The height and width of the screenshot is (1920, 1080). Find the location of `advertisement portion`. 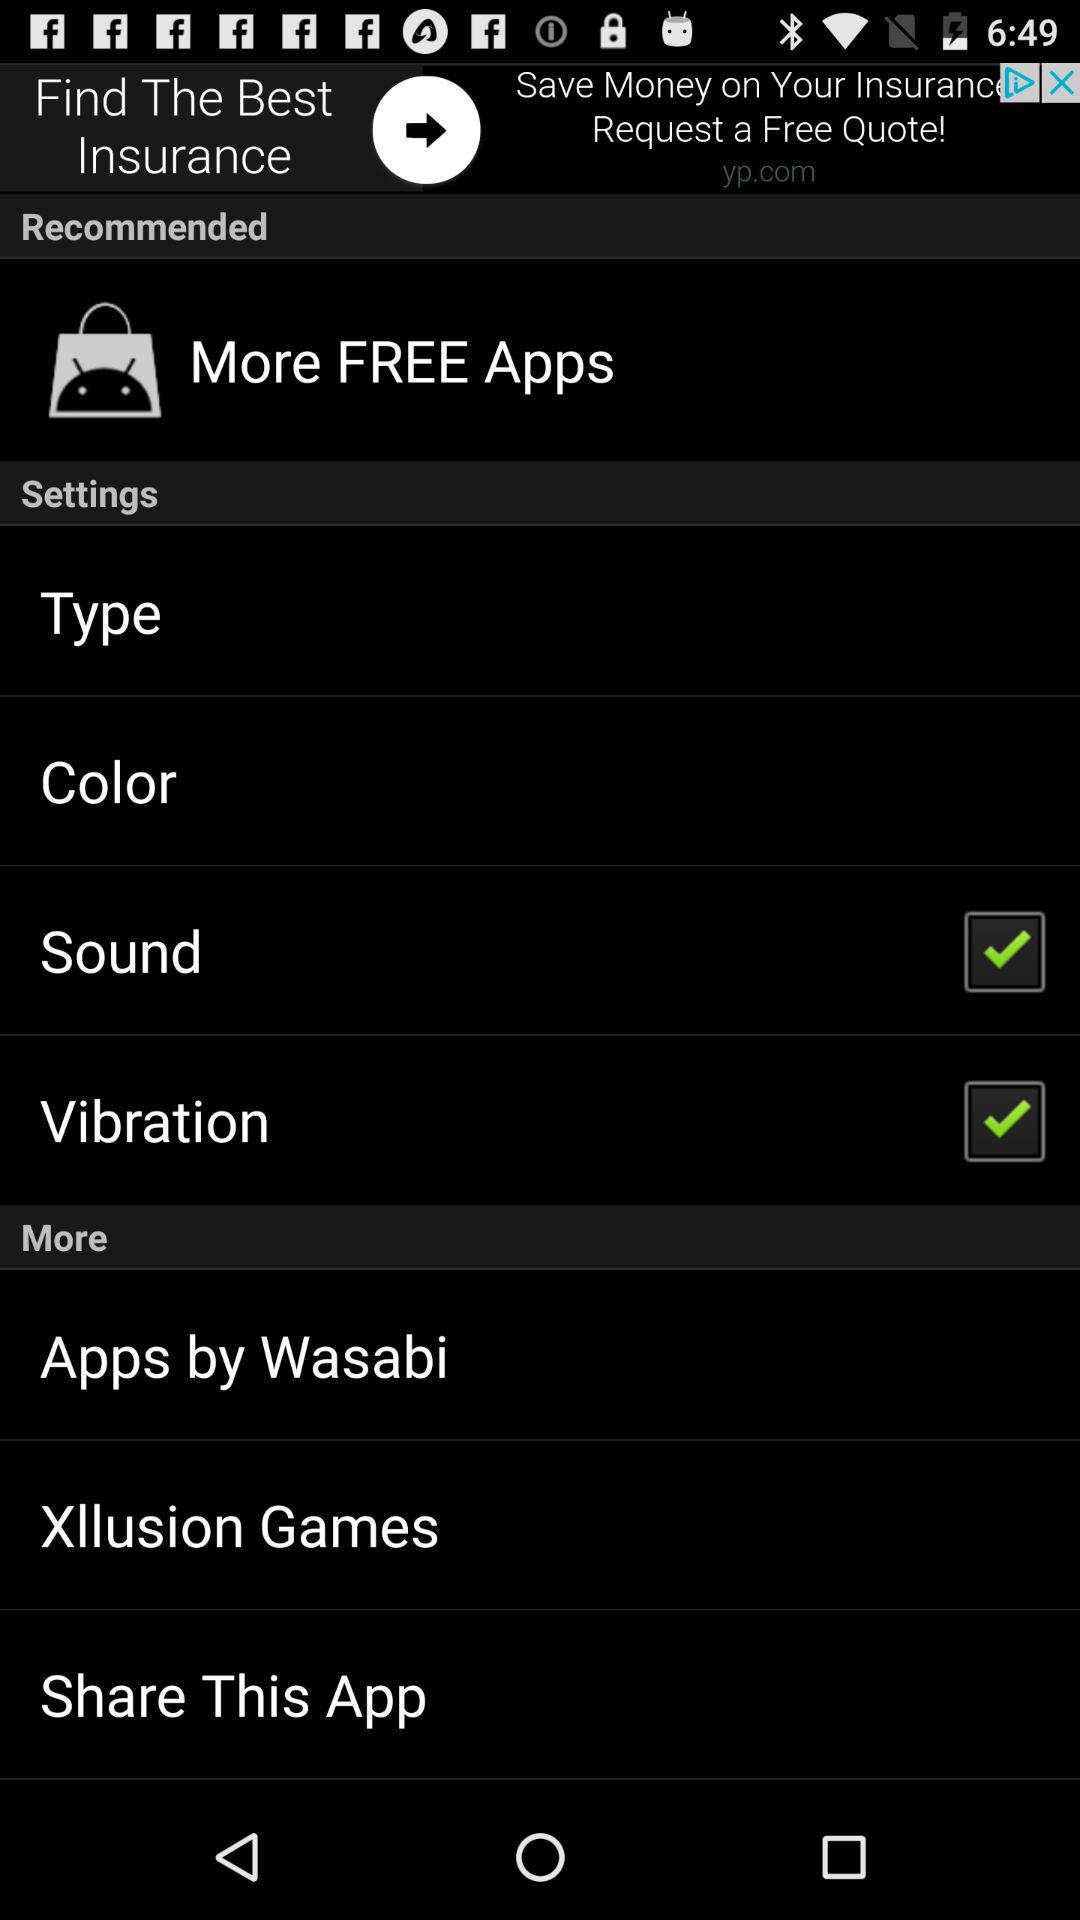

advertisement portion is located at coordinates (540, 127).